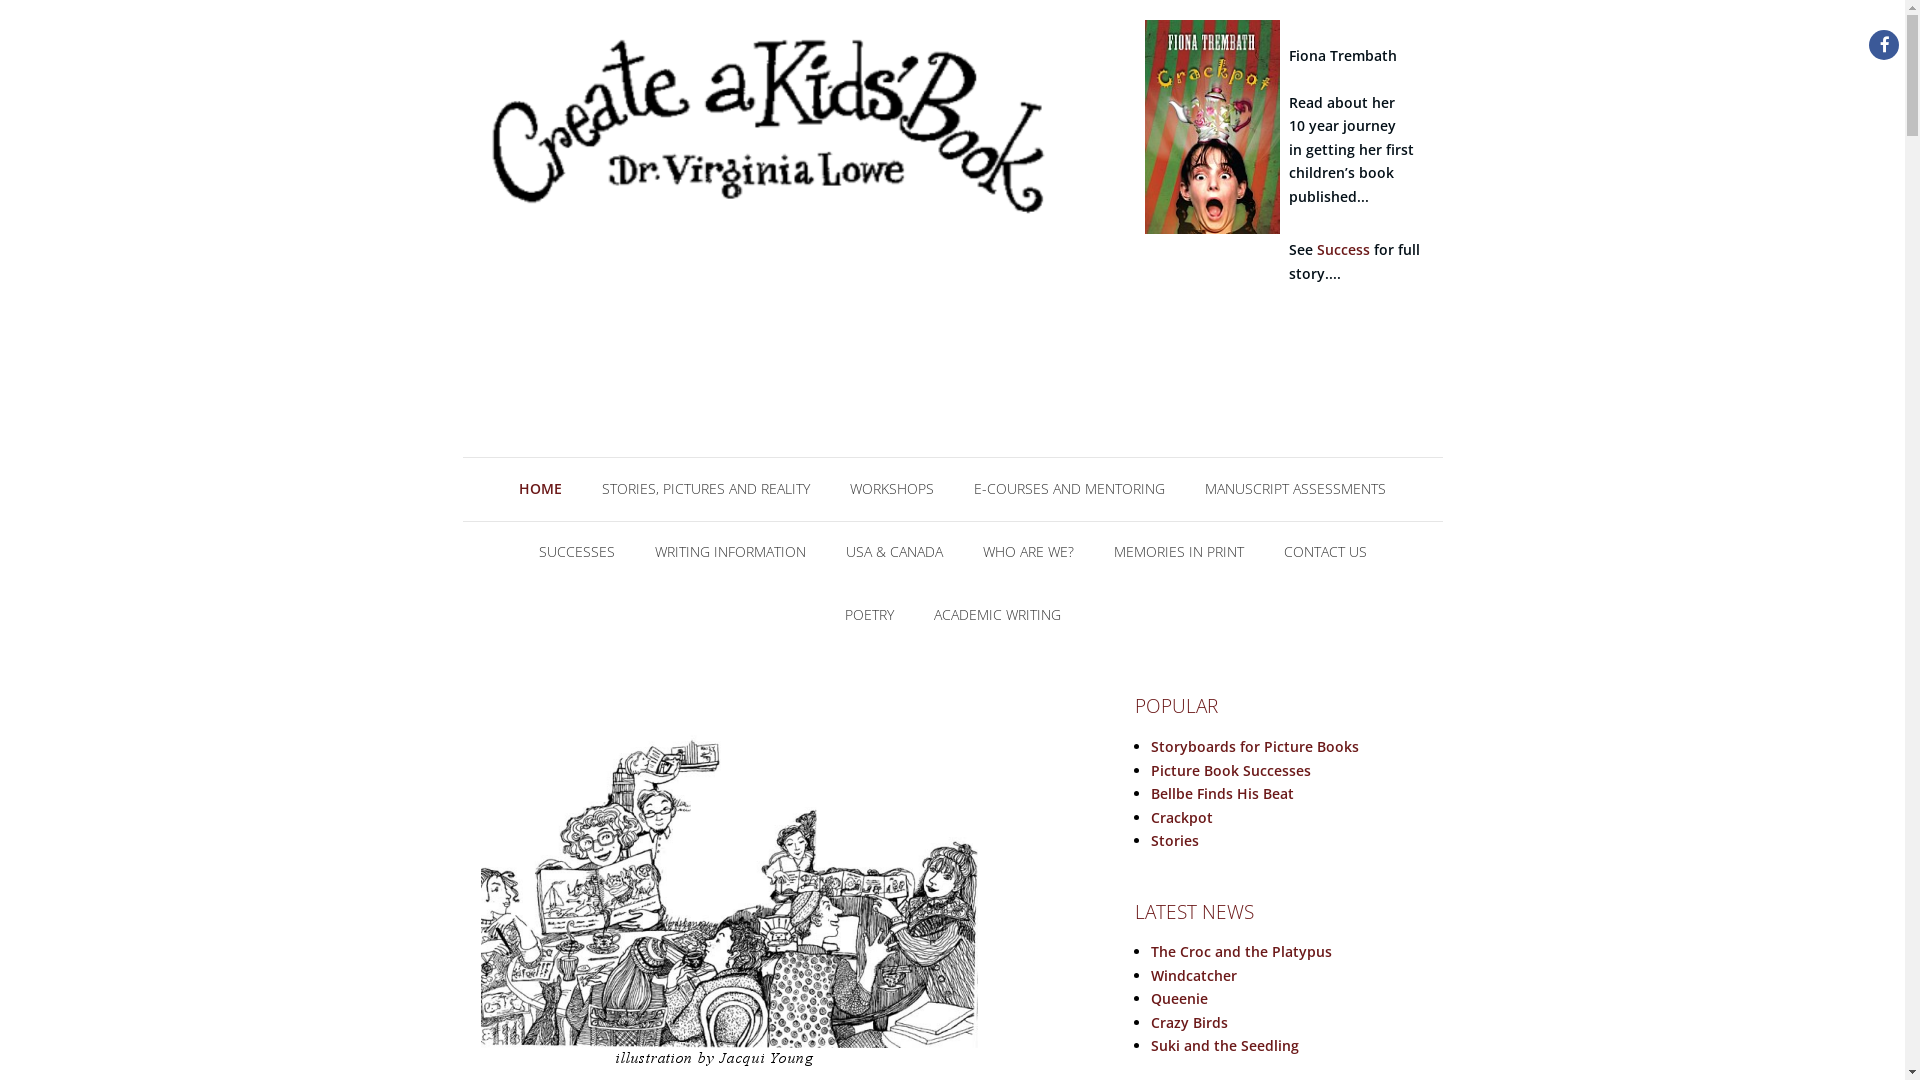  I want to click on 'Crazy Birds', so click(1189, 1022).